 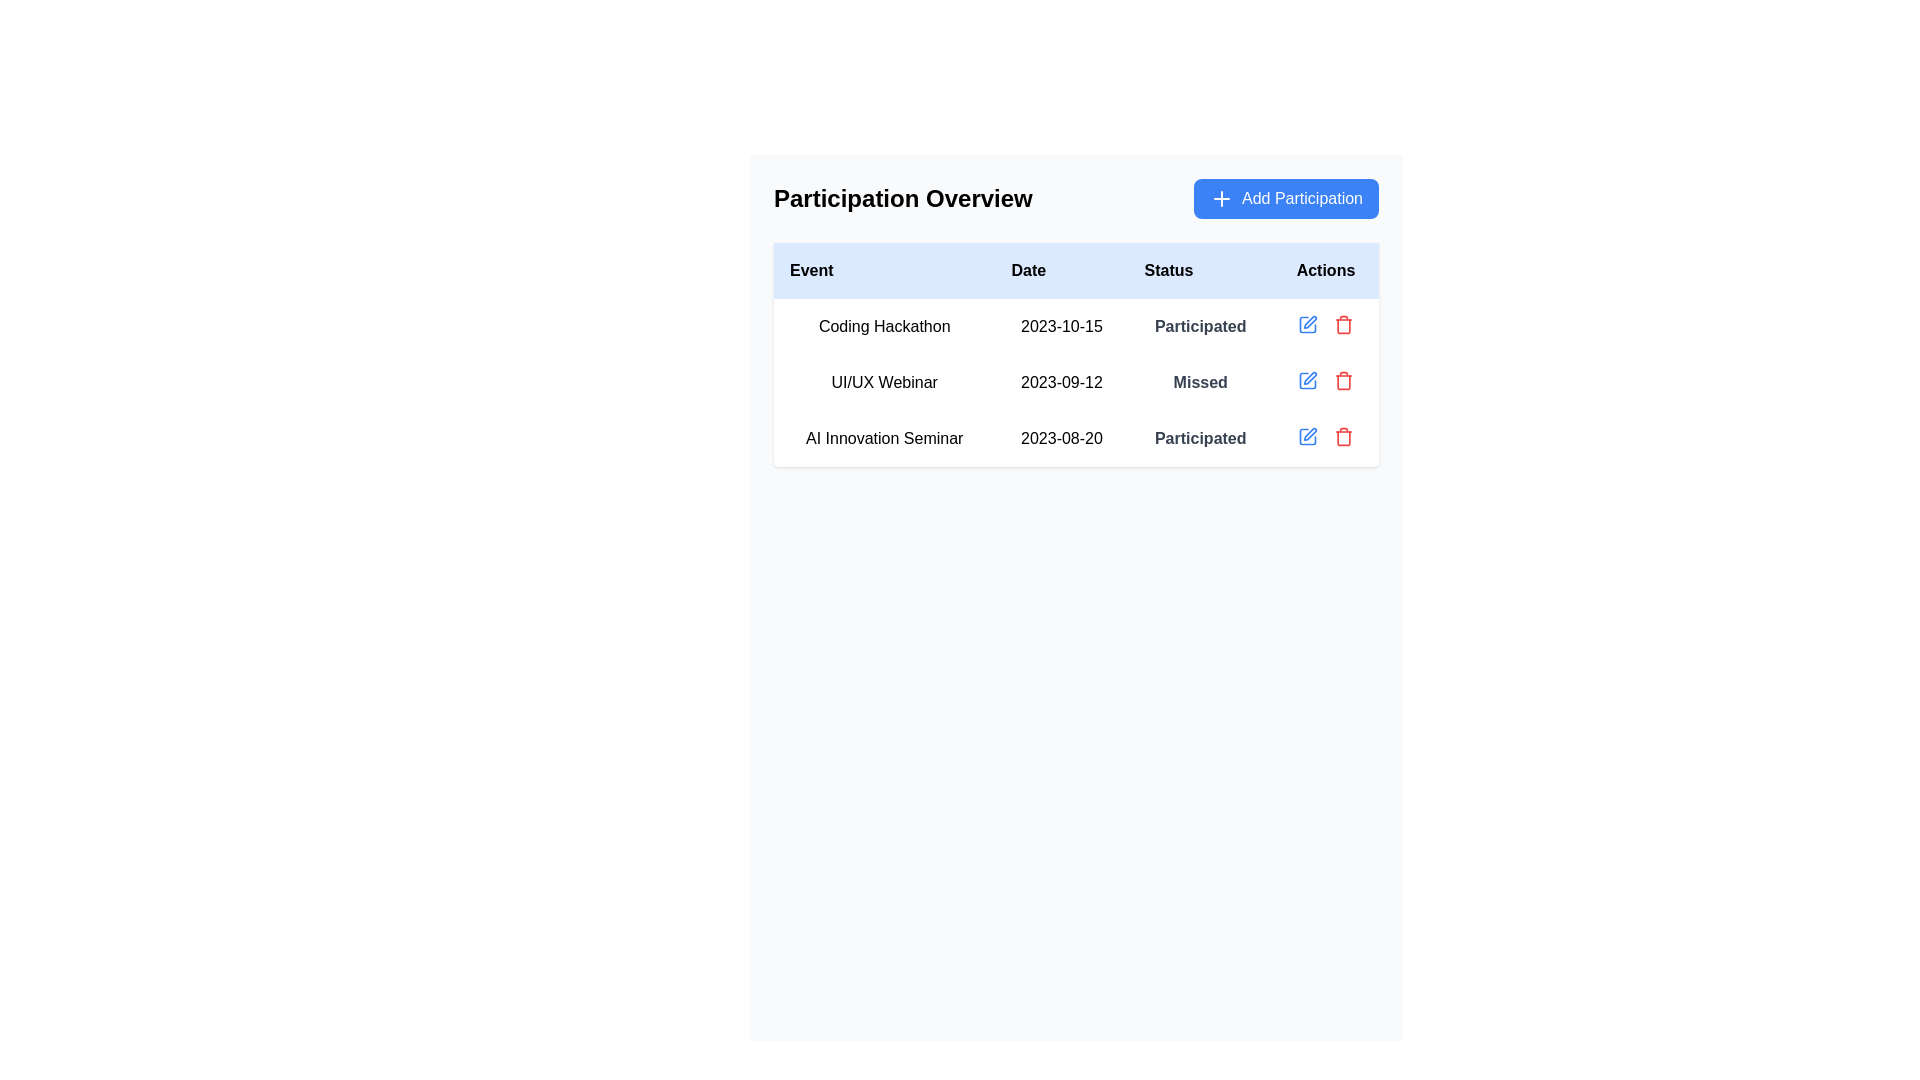 I want to click on the second row of the 'Participation Overview' table, which contains details about 'UI/UX Webinar', so click(x=1075, y=382).